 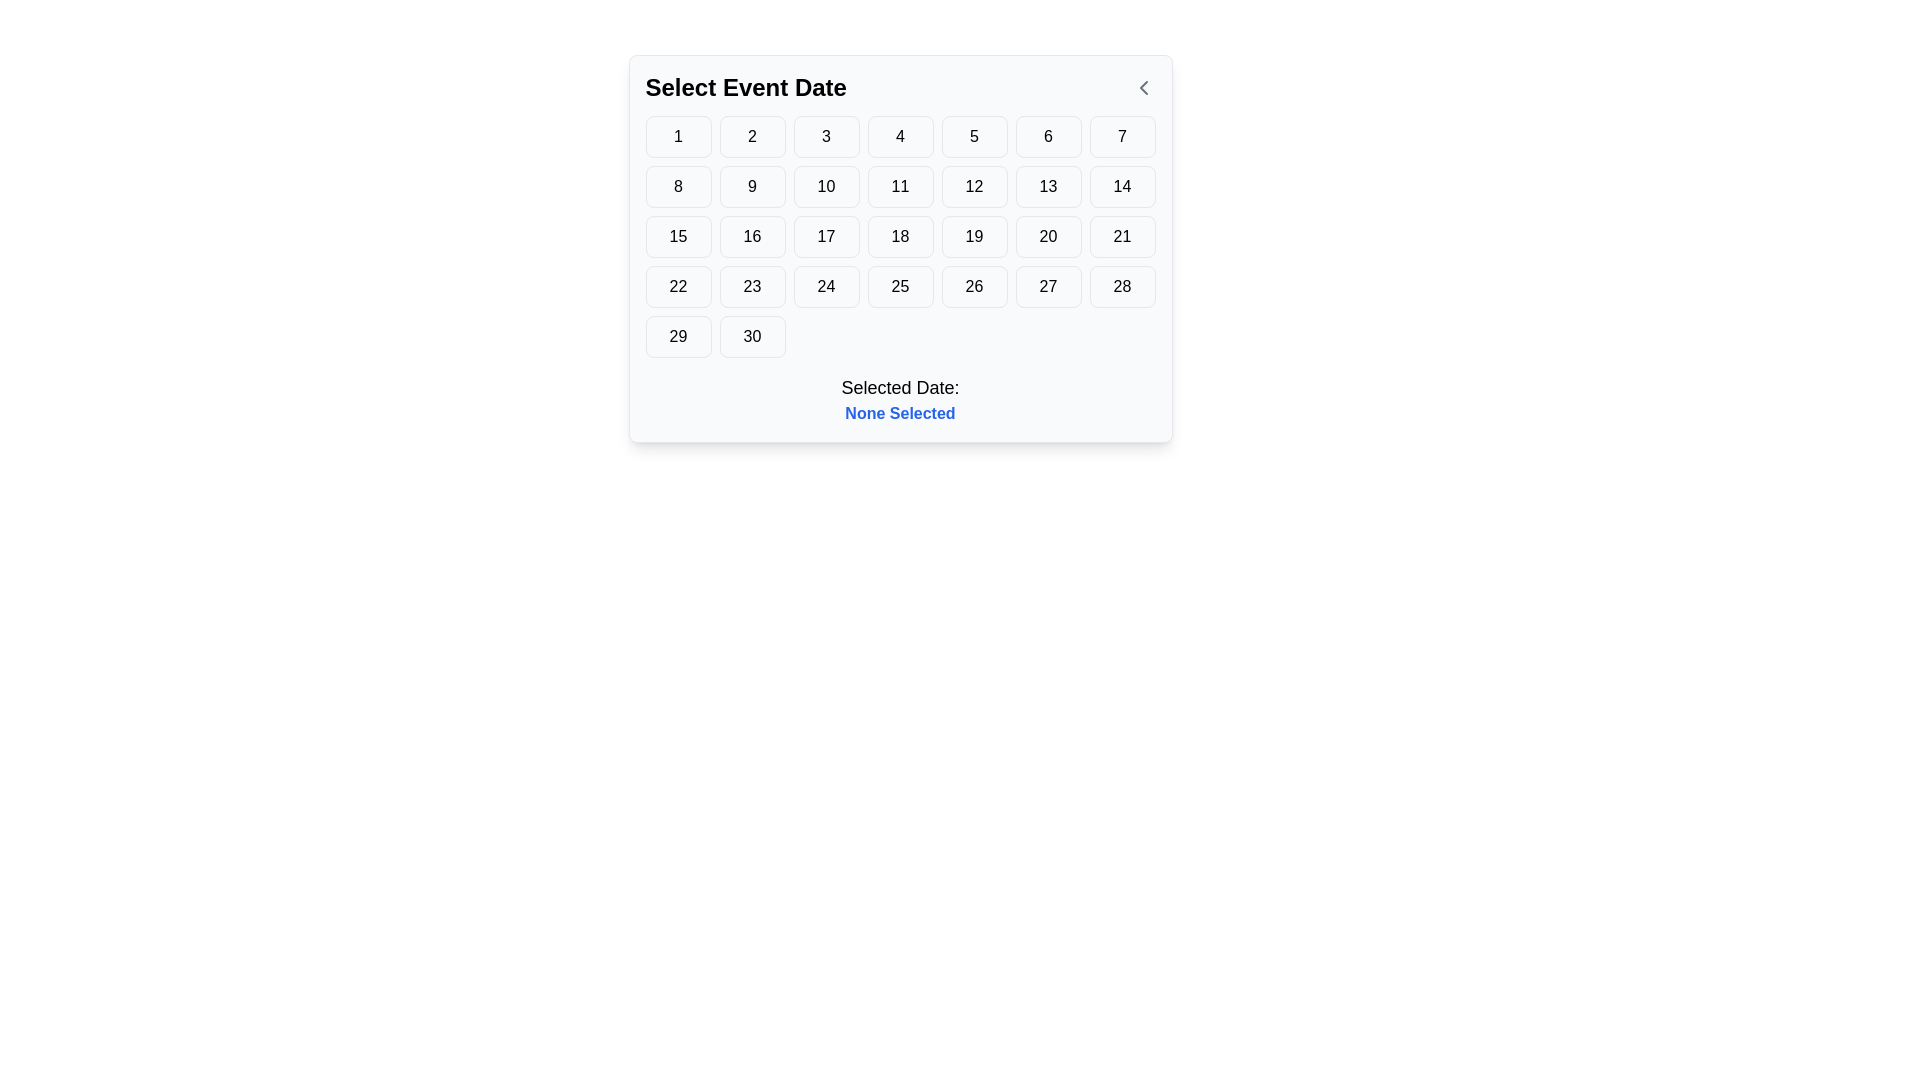 What do you see at coordinates (1143, 87) in the screenshot?
I see `the left-facing chevron icon button in the top-right corner of the 'Select Event Date' section` at bounding box center [1143, 87].